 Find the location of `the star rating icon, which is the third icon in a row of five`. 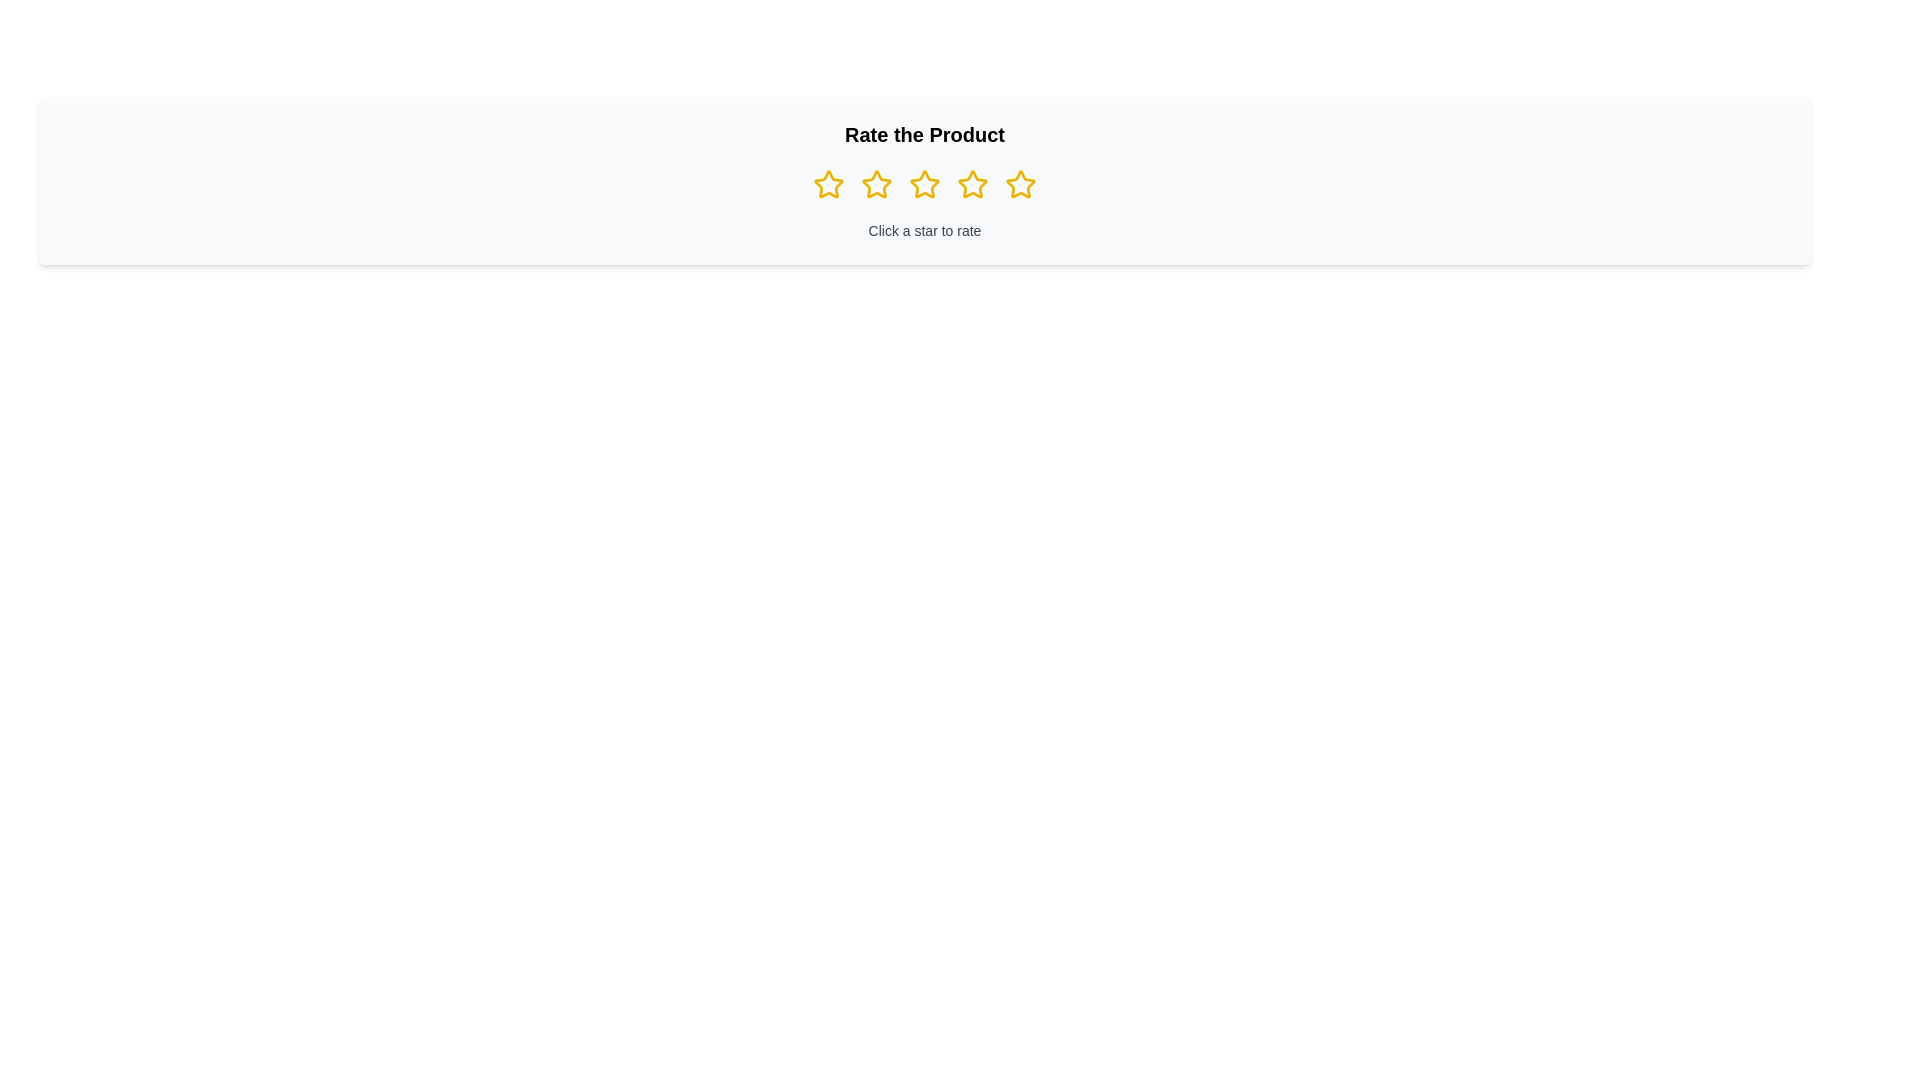

the star rating icon, which is the third icon in a row of five is located at coordinates (924, 184).